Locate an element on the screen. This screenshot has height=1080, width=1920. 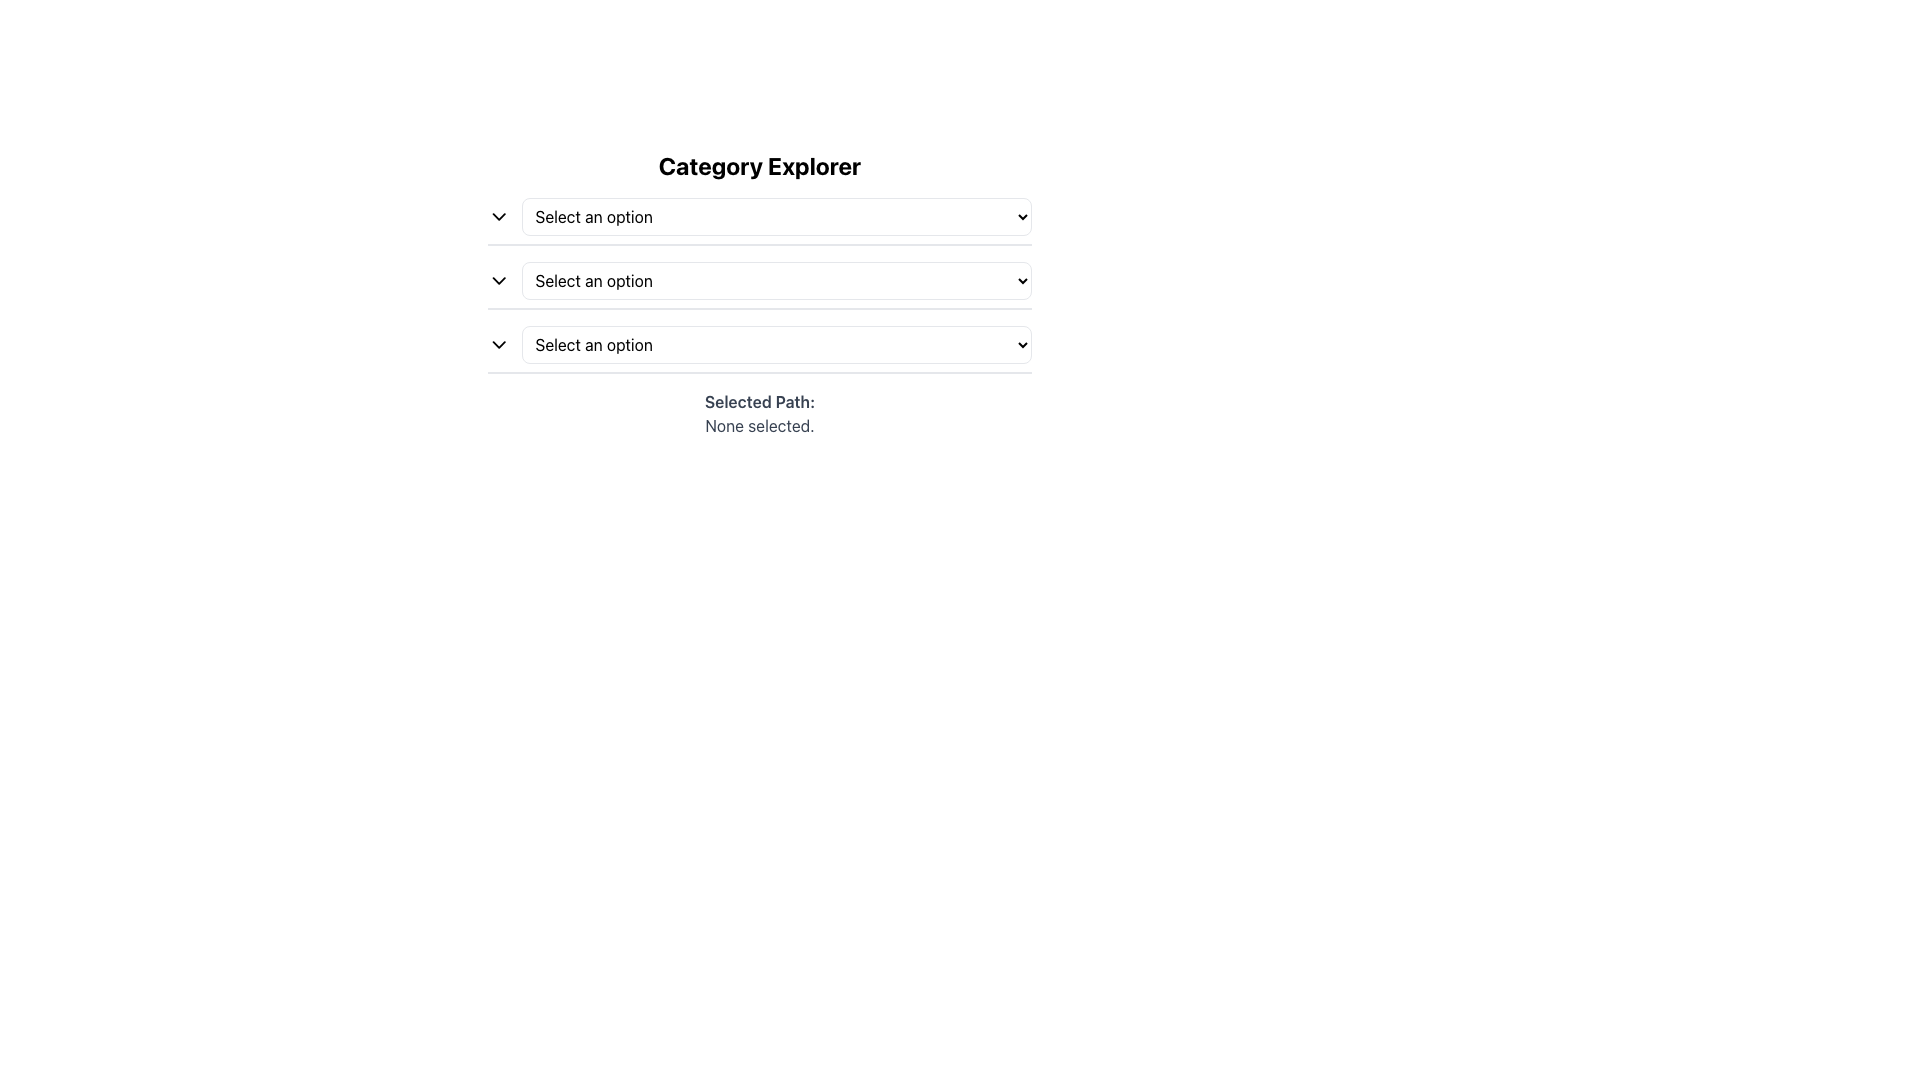
the second dropdown menu labeled 'Select an option' in the 'Category Explorer' section is located at coordinates (776, 281).